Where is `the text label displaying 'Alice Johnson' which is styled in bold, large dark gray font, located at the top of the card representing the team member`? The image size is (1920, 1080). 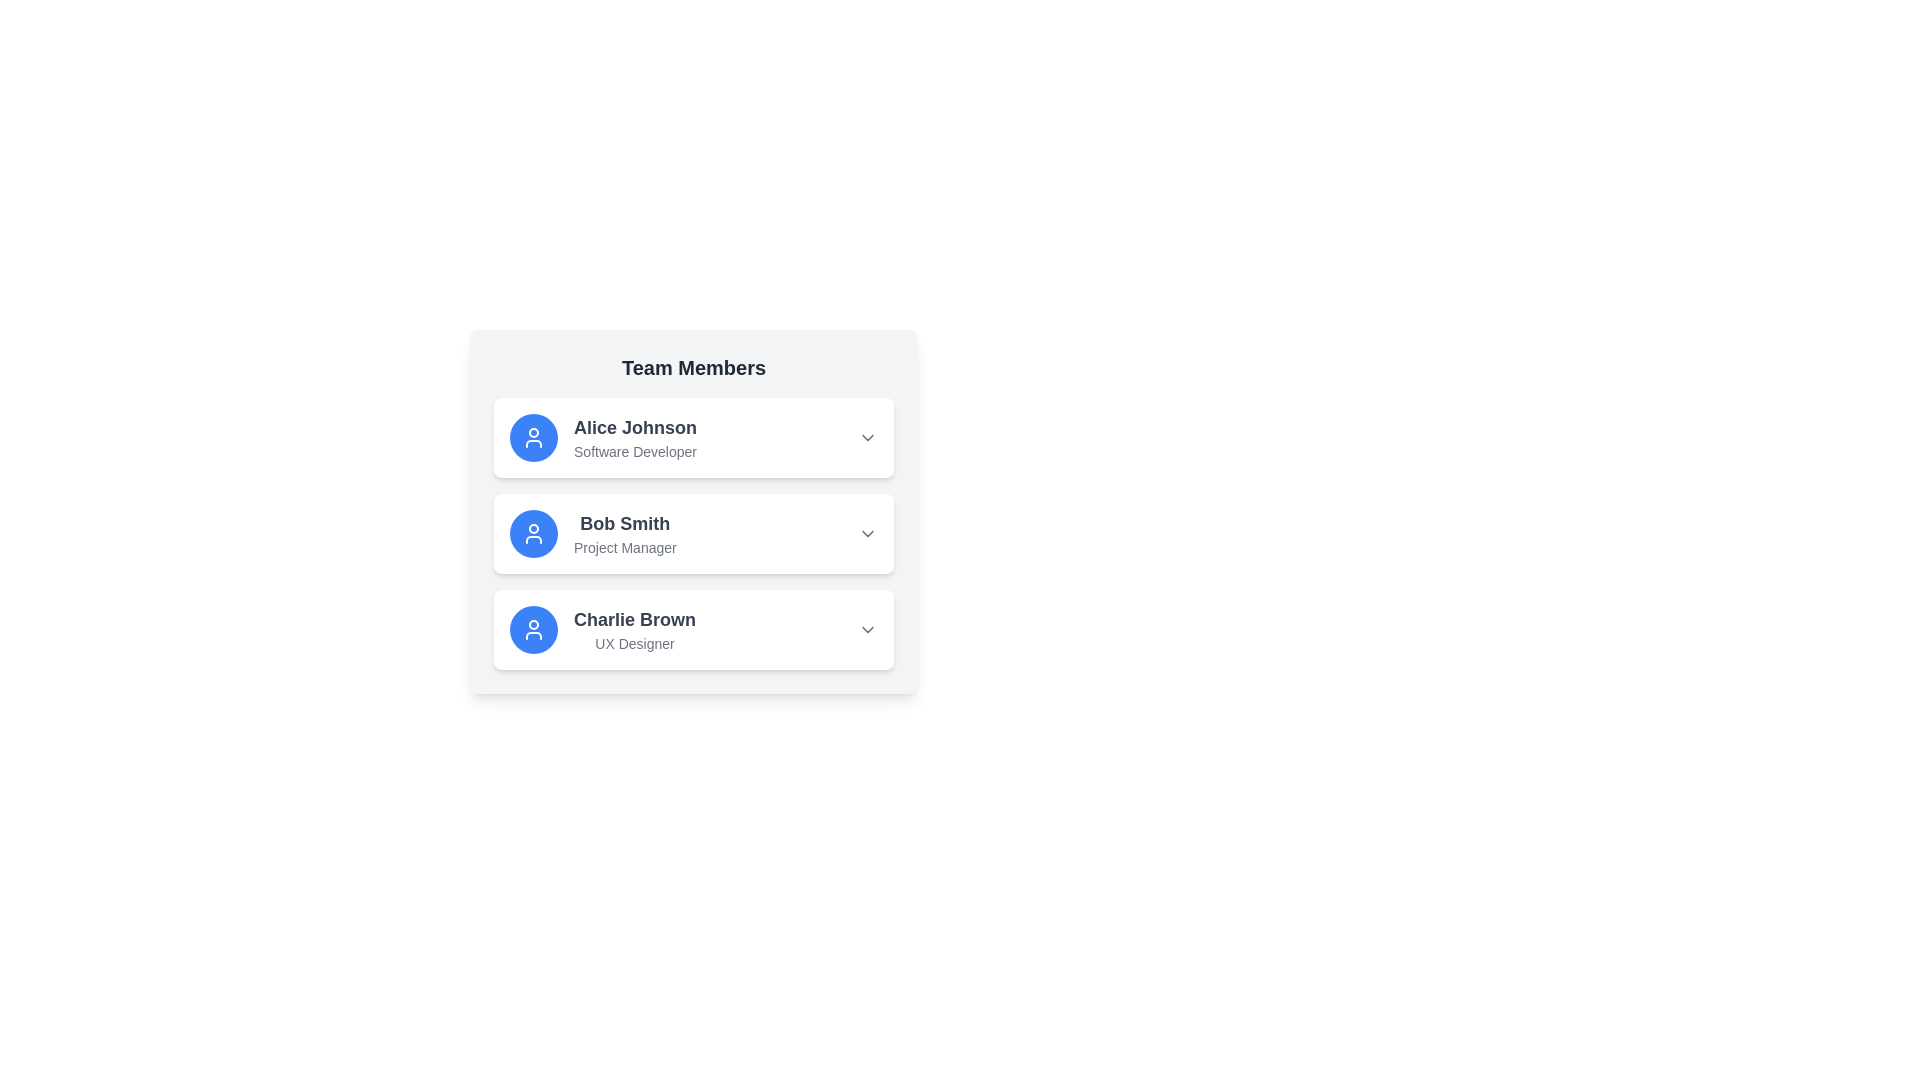
the text label displaying 'Alice Johnson' which is styled in bold, large dark gray font, located at the top of the card representing the team member is located at coordinates (634, 427).